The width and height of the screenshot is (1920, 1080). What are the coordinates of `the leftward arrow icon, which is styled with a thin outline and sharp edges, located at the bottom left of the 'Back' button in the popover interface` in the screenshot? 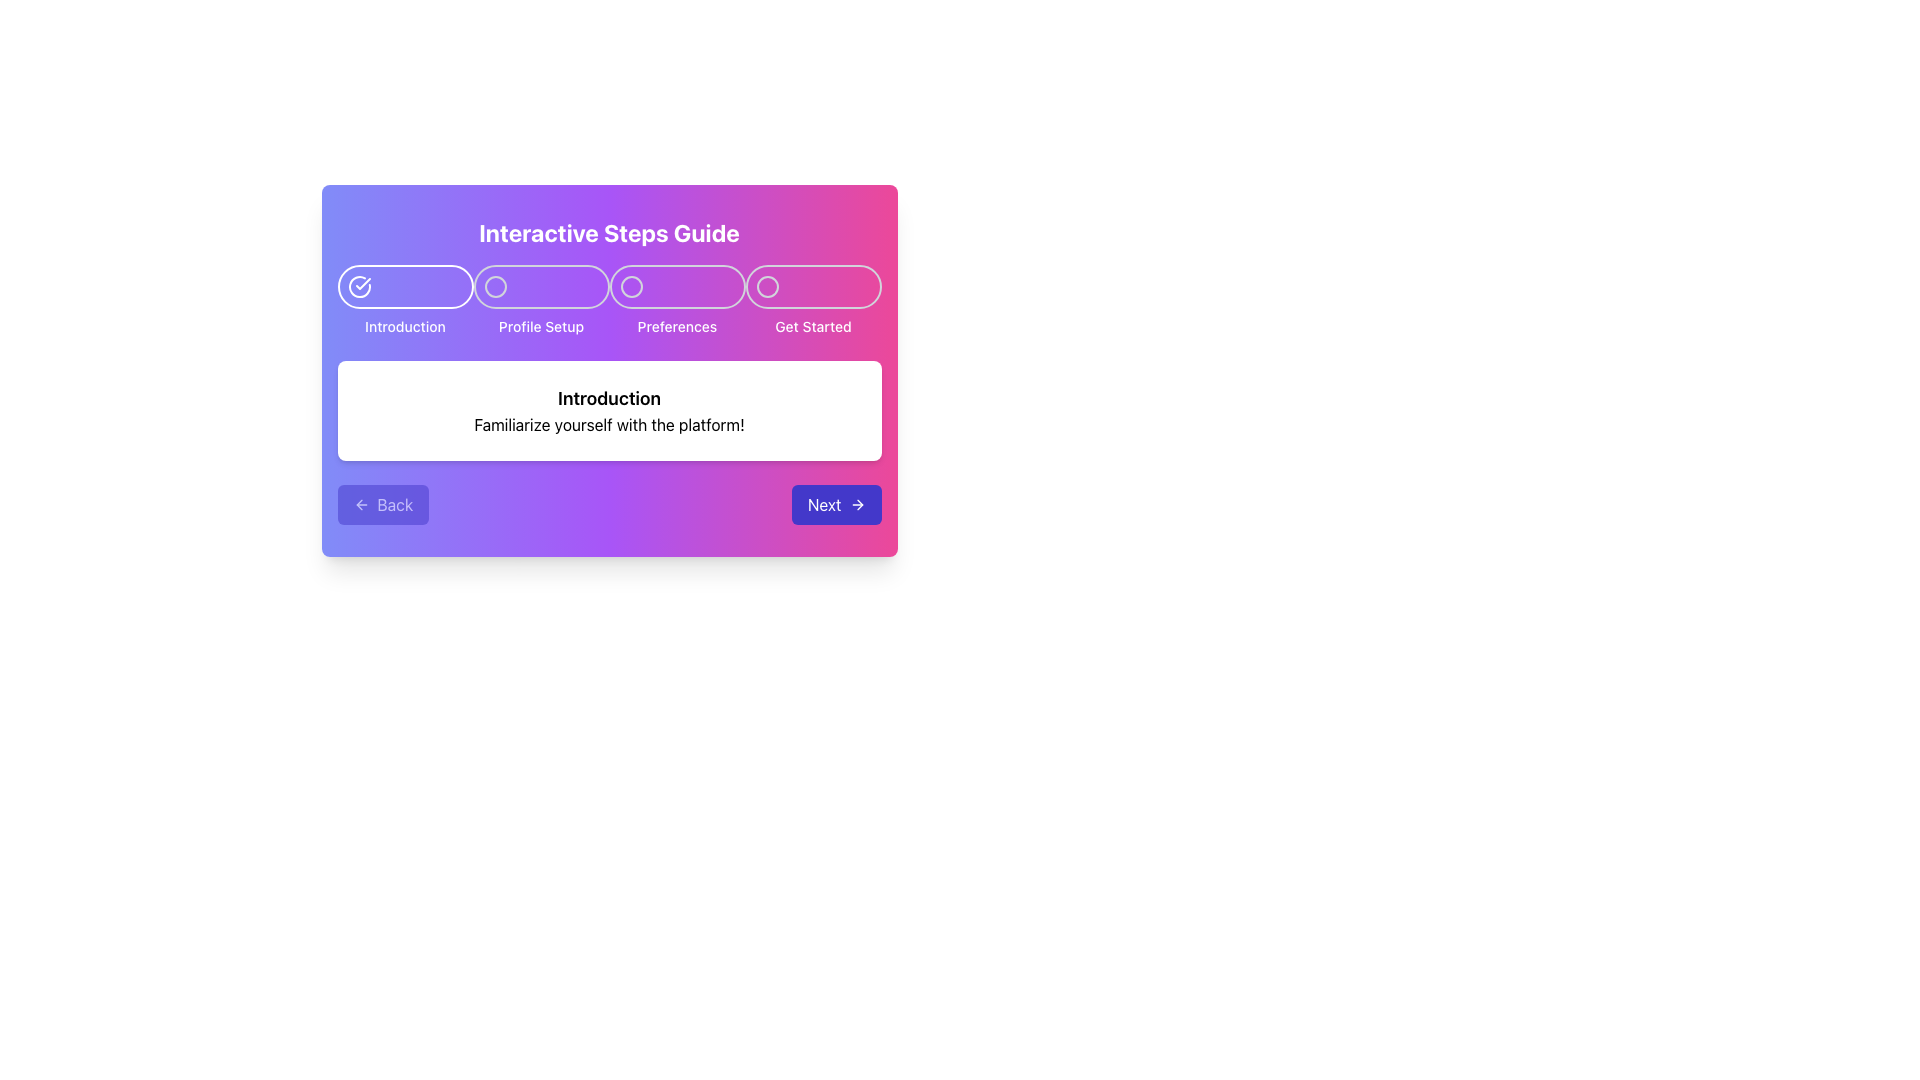 It's located at (361, 504).